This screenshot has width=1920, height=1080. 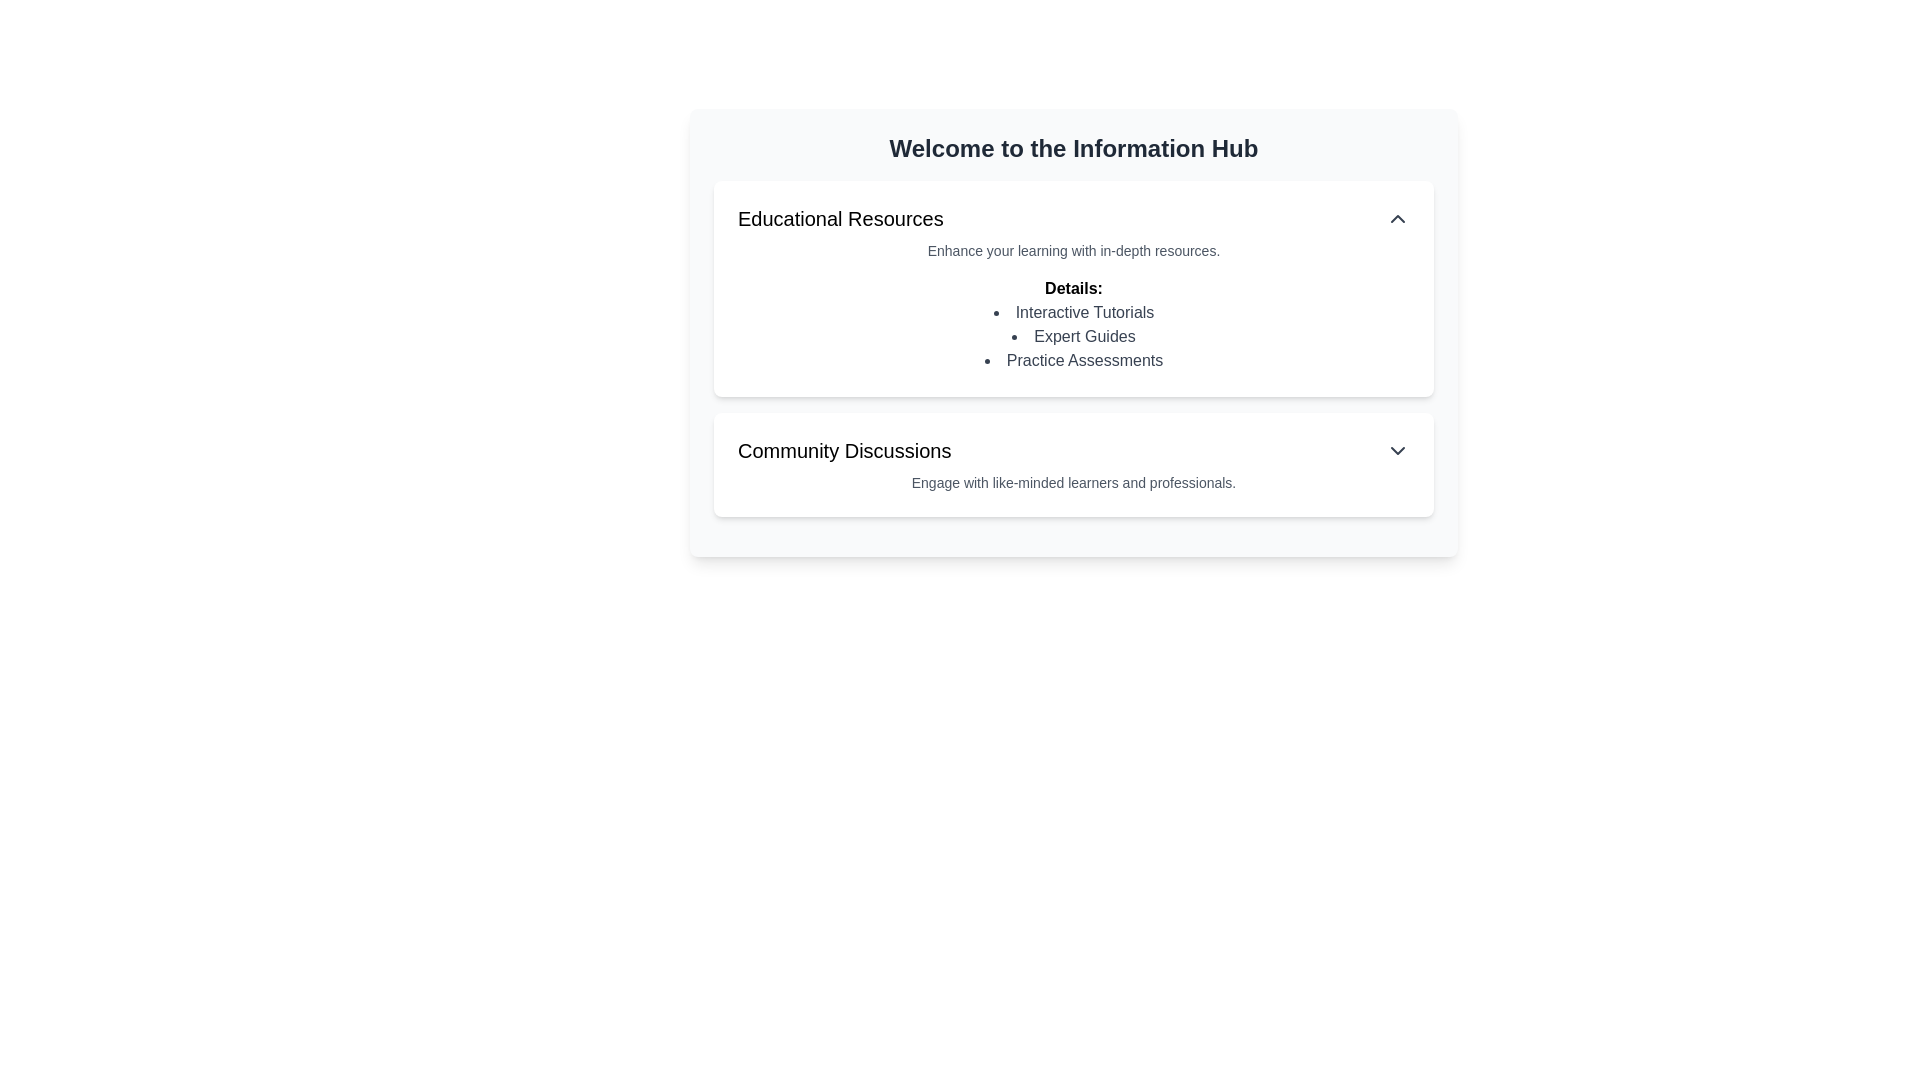 What do you see at coordinates (1073, 335) in the screenshot?
I see `the static text list item reading 'Expert Guides' which is the second item in the 'Educational Resources' section under 'Details'` at bounding box center [1073, 335].